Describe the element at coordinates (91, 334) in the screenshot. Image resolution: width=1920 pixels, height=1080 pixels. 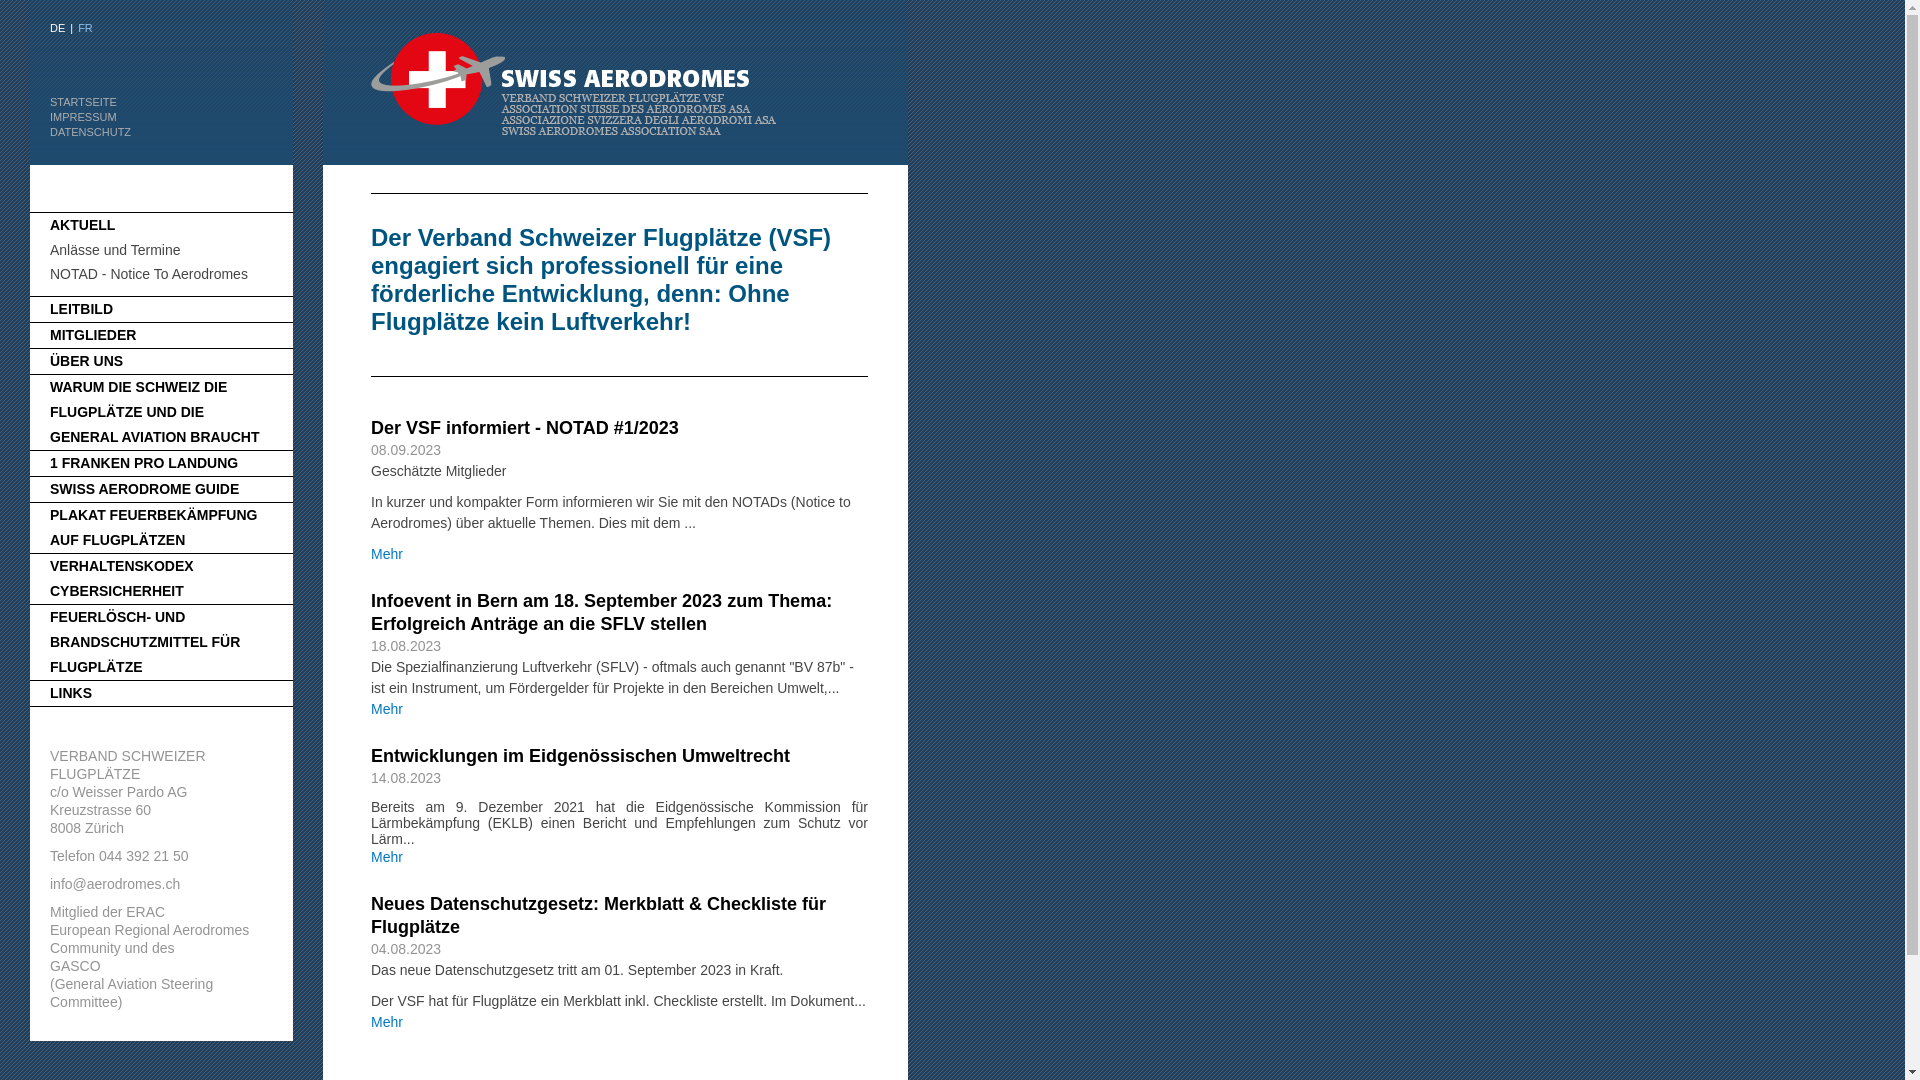
I see `'MITGLIEDER'` at that location.